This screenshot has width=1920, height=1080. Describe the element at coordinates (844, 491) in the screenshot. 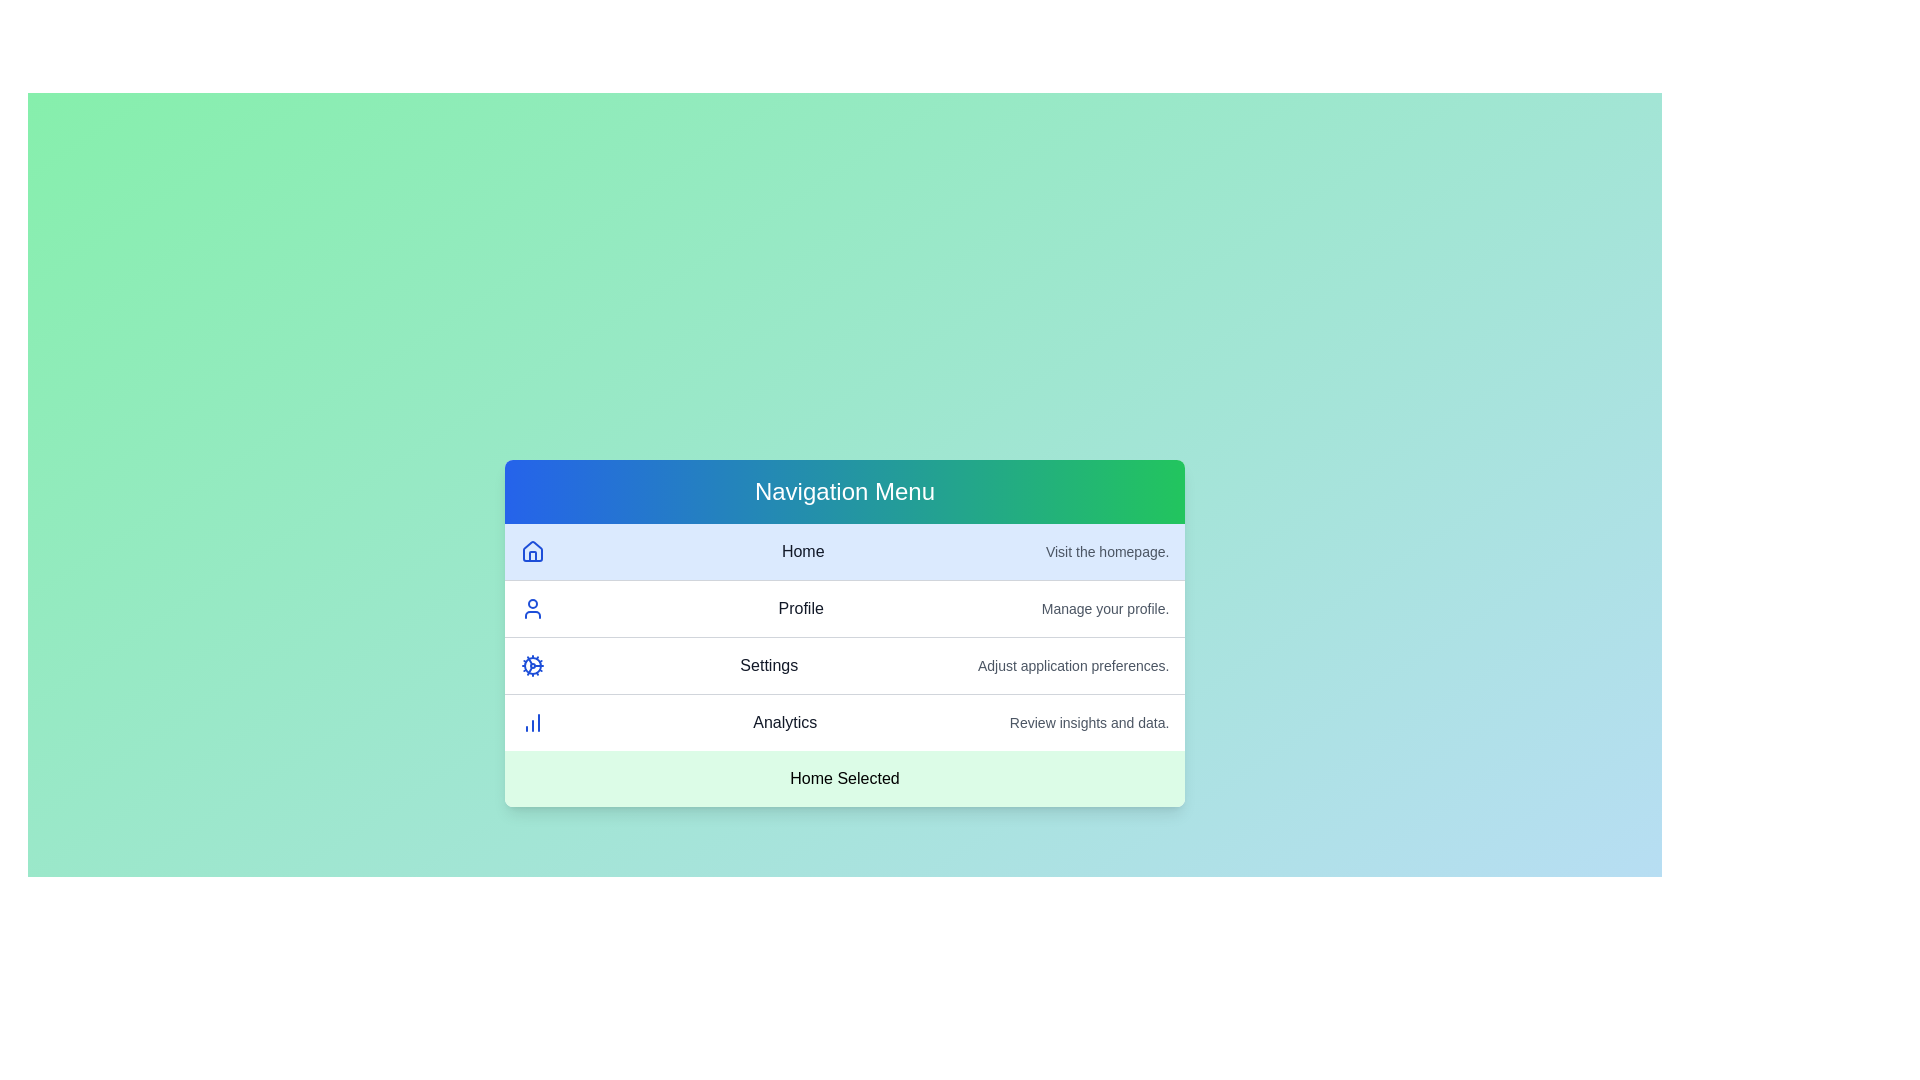

I see `the header text of the AdvancedMenu component` at that location.